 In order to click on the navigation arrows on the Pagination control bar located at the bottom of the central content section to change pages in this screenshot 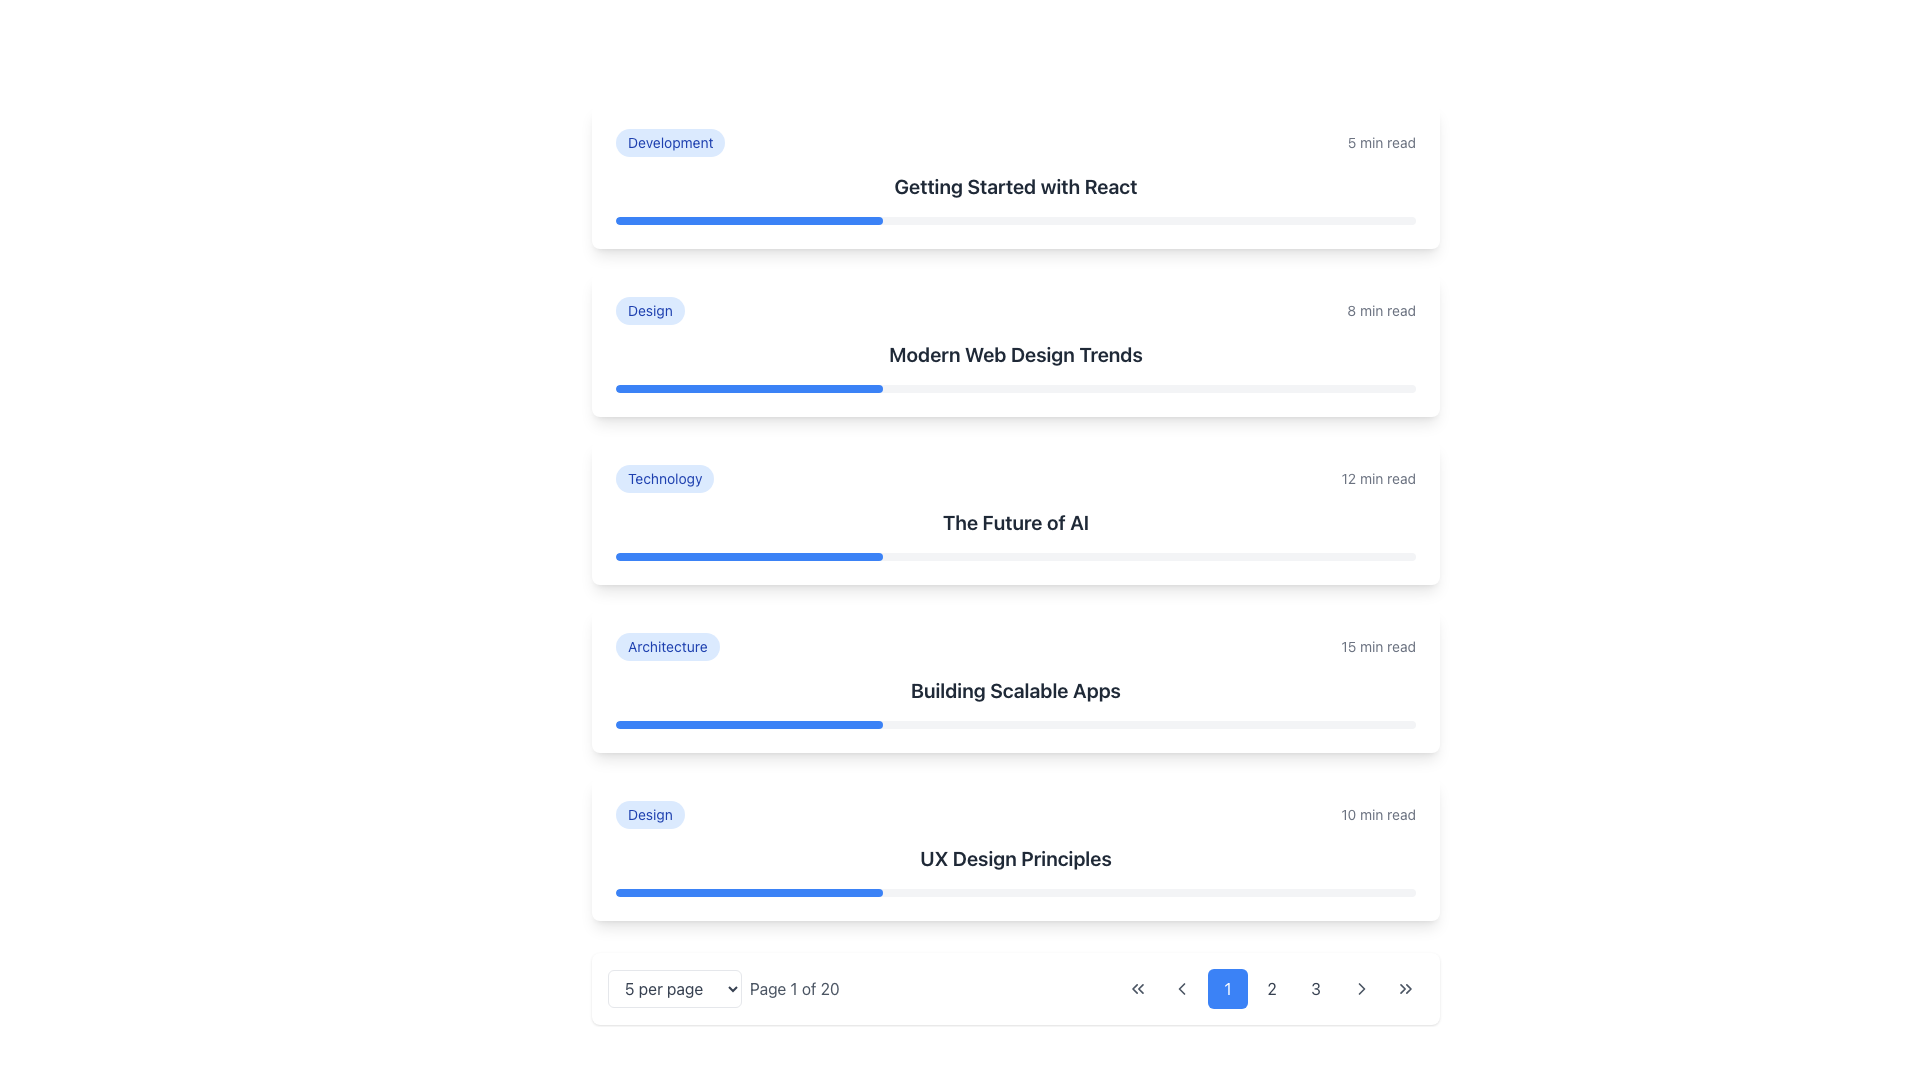, I will do `click(1016, 987)`.